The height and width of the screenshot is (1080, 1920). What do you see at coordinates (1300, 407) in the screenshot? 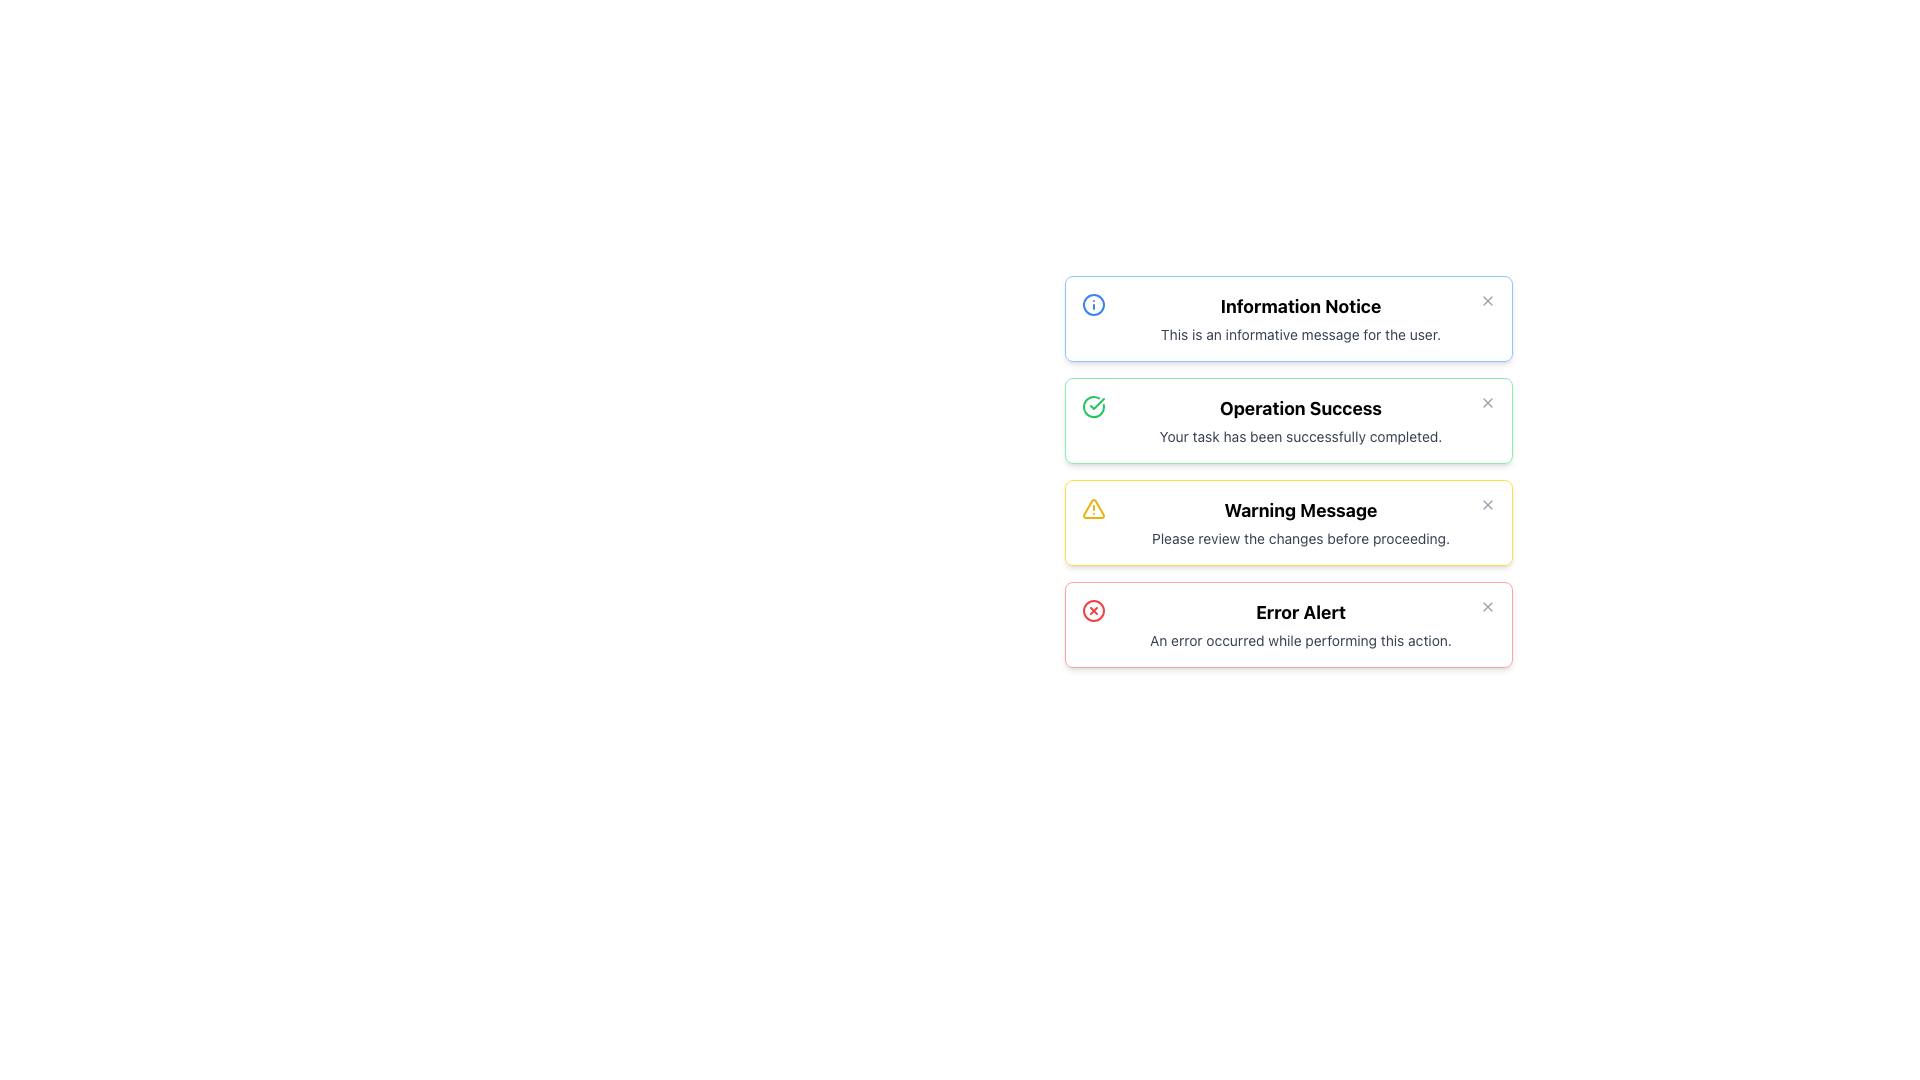
I see `the main title text element inside the green-bordered alert box that indicates successful task completion` at bounding box center [1300, 407].